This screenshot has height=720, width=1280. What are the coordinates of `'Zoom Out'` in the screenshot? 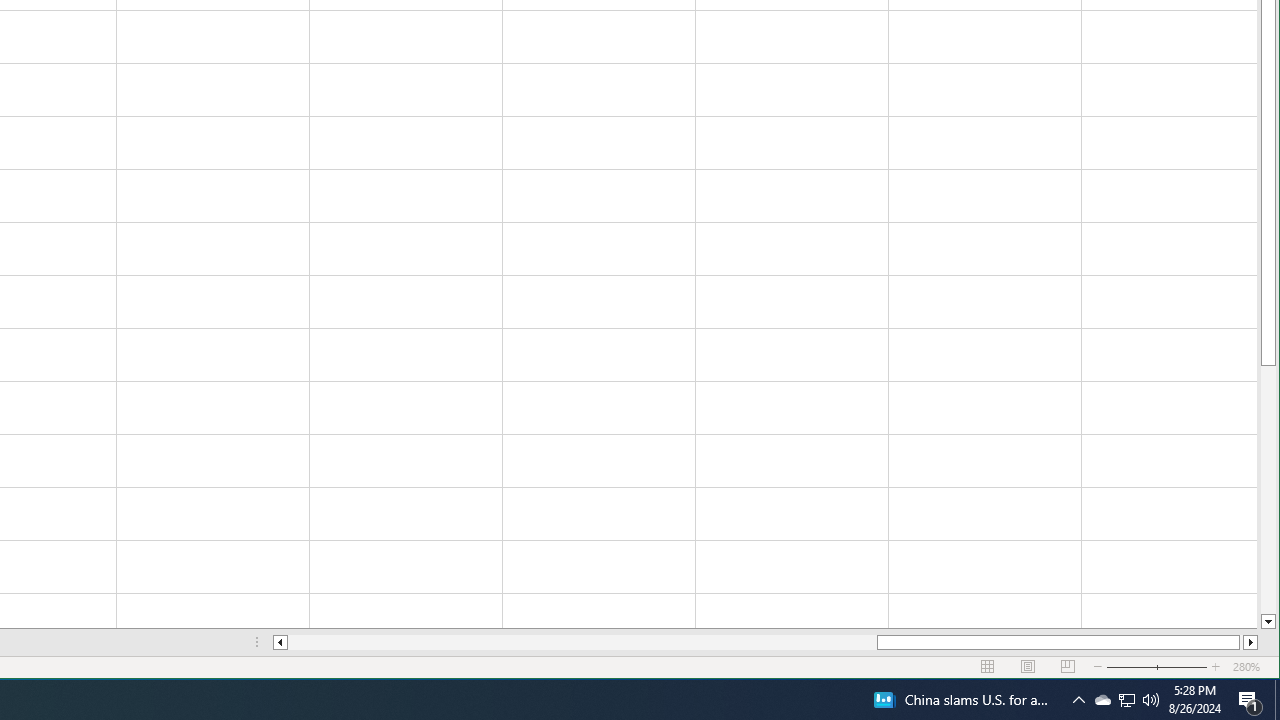 It's located at (1144, 667).